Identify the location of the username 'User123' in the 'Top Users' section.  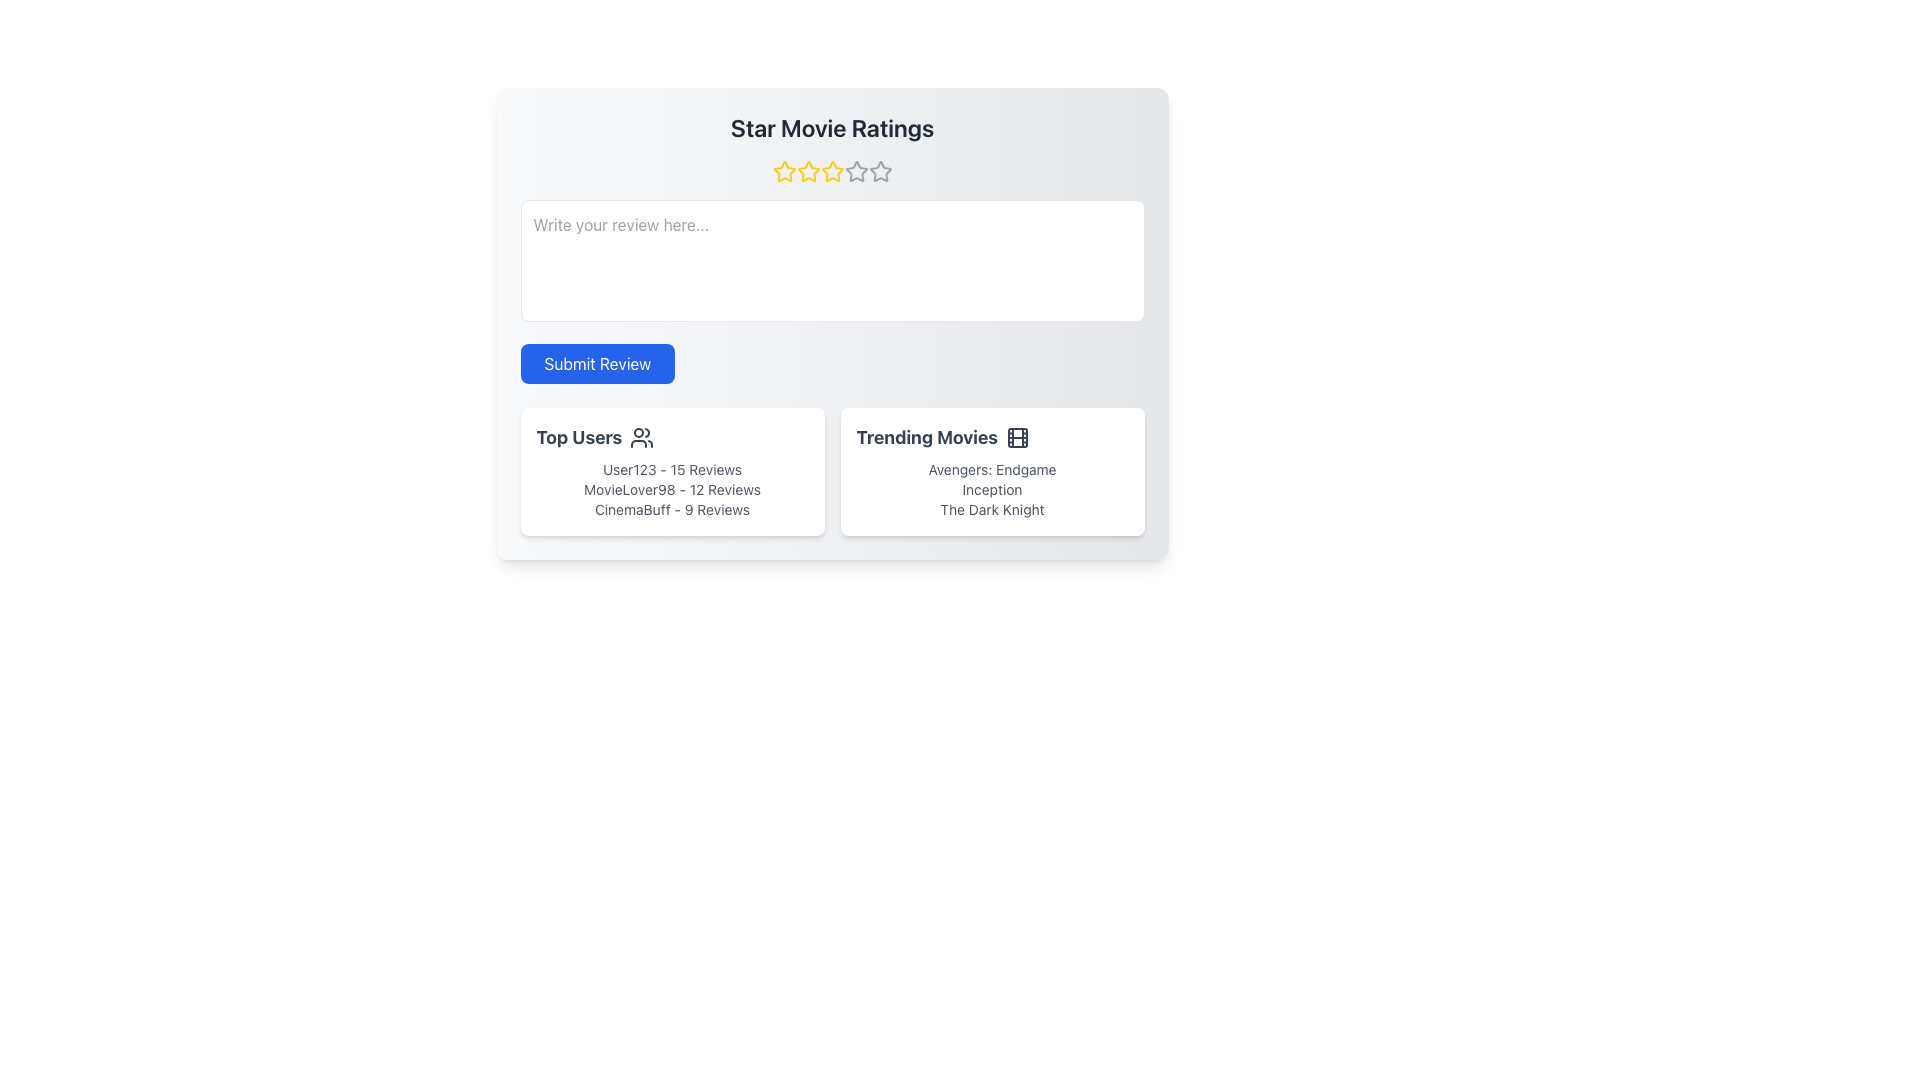
(672, 470).